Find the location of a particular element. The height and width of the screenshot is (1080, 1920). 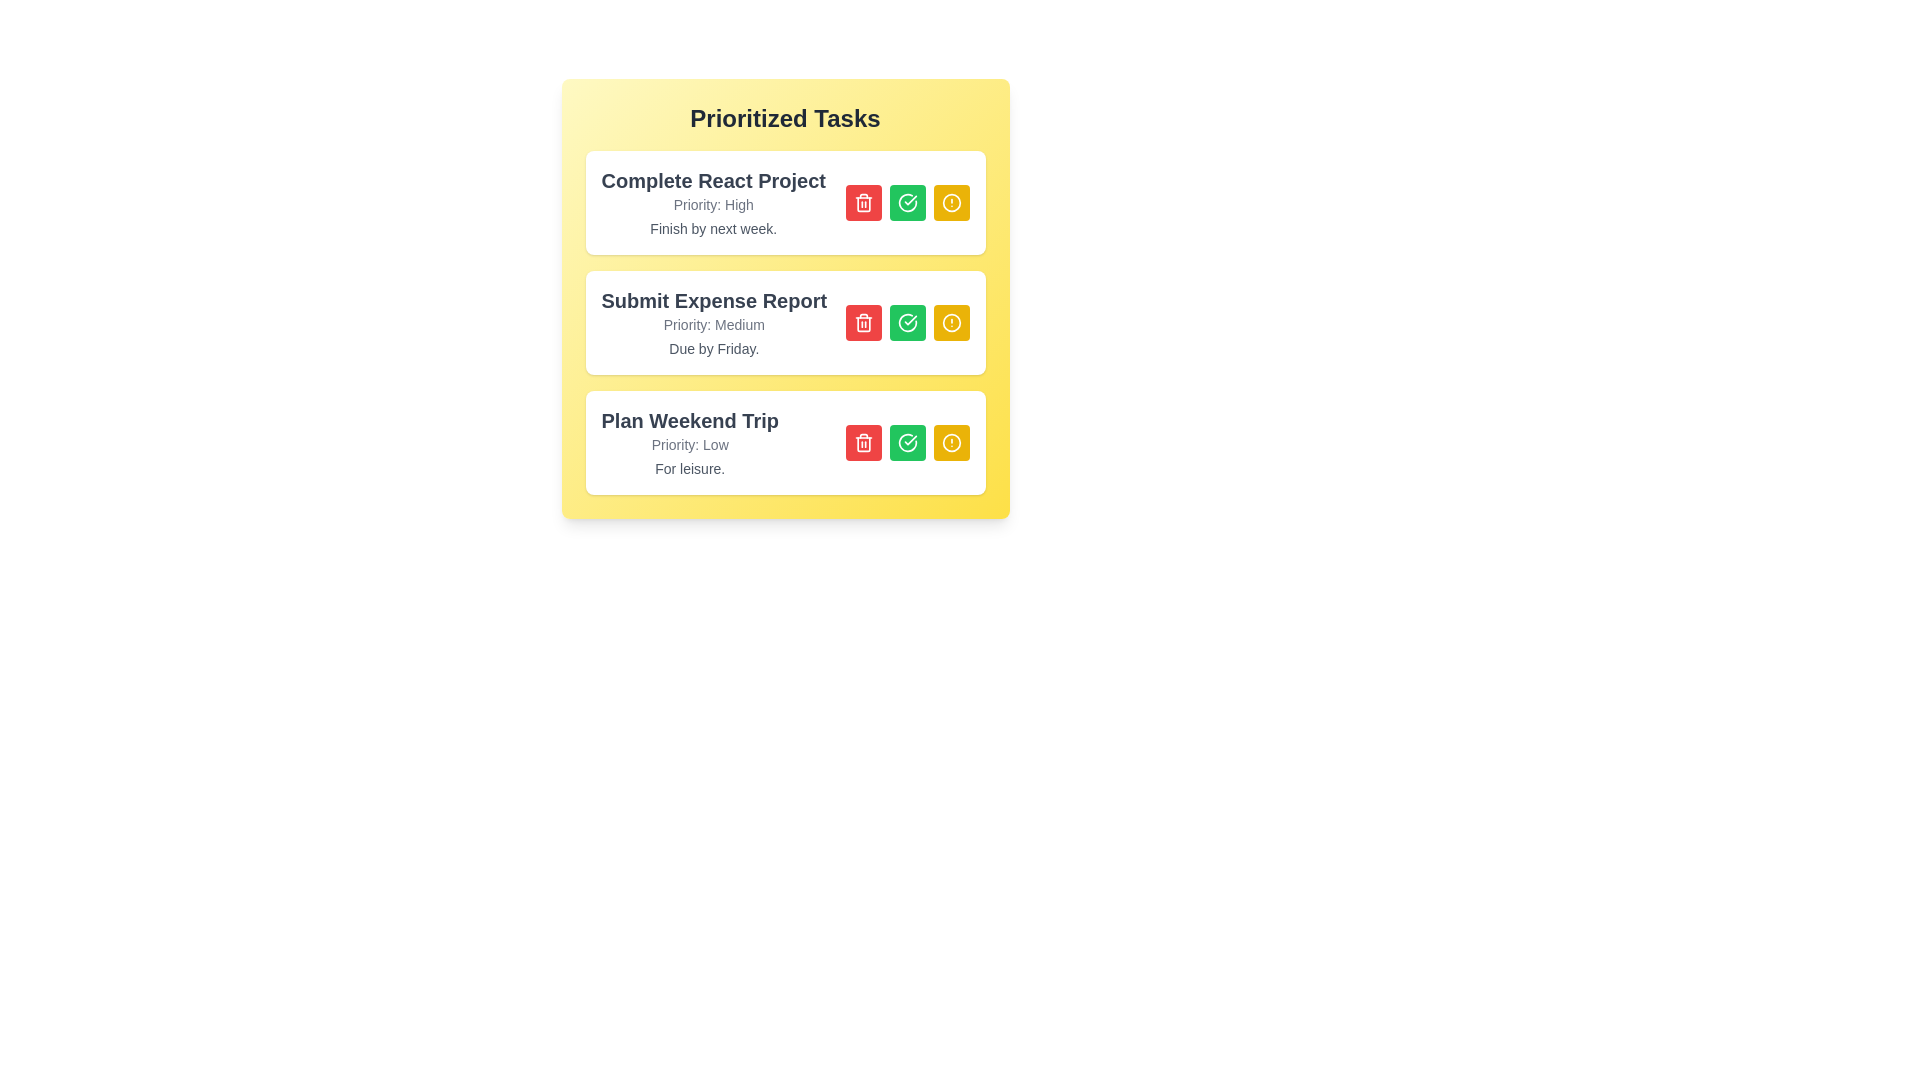

checkmark button for the task titled 'Complete React Project' is located at coordinates (906, 203).